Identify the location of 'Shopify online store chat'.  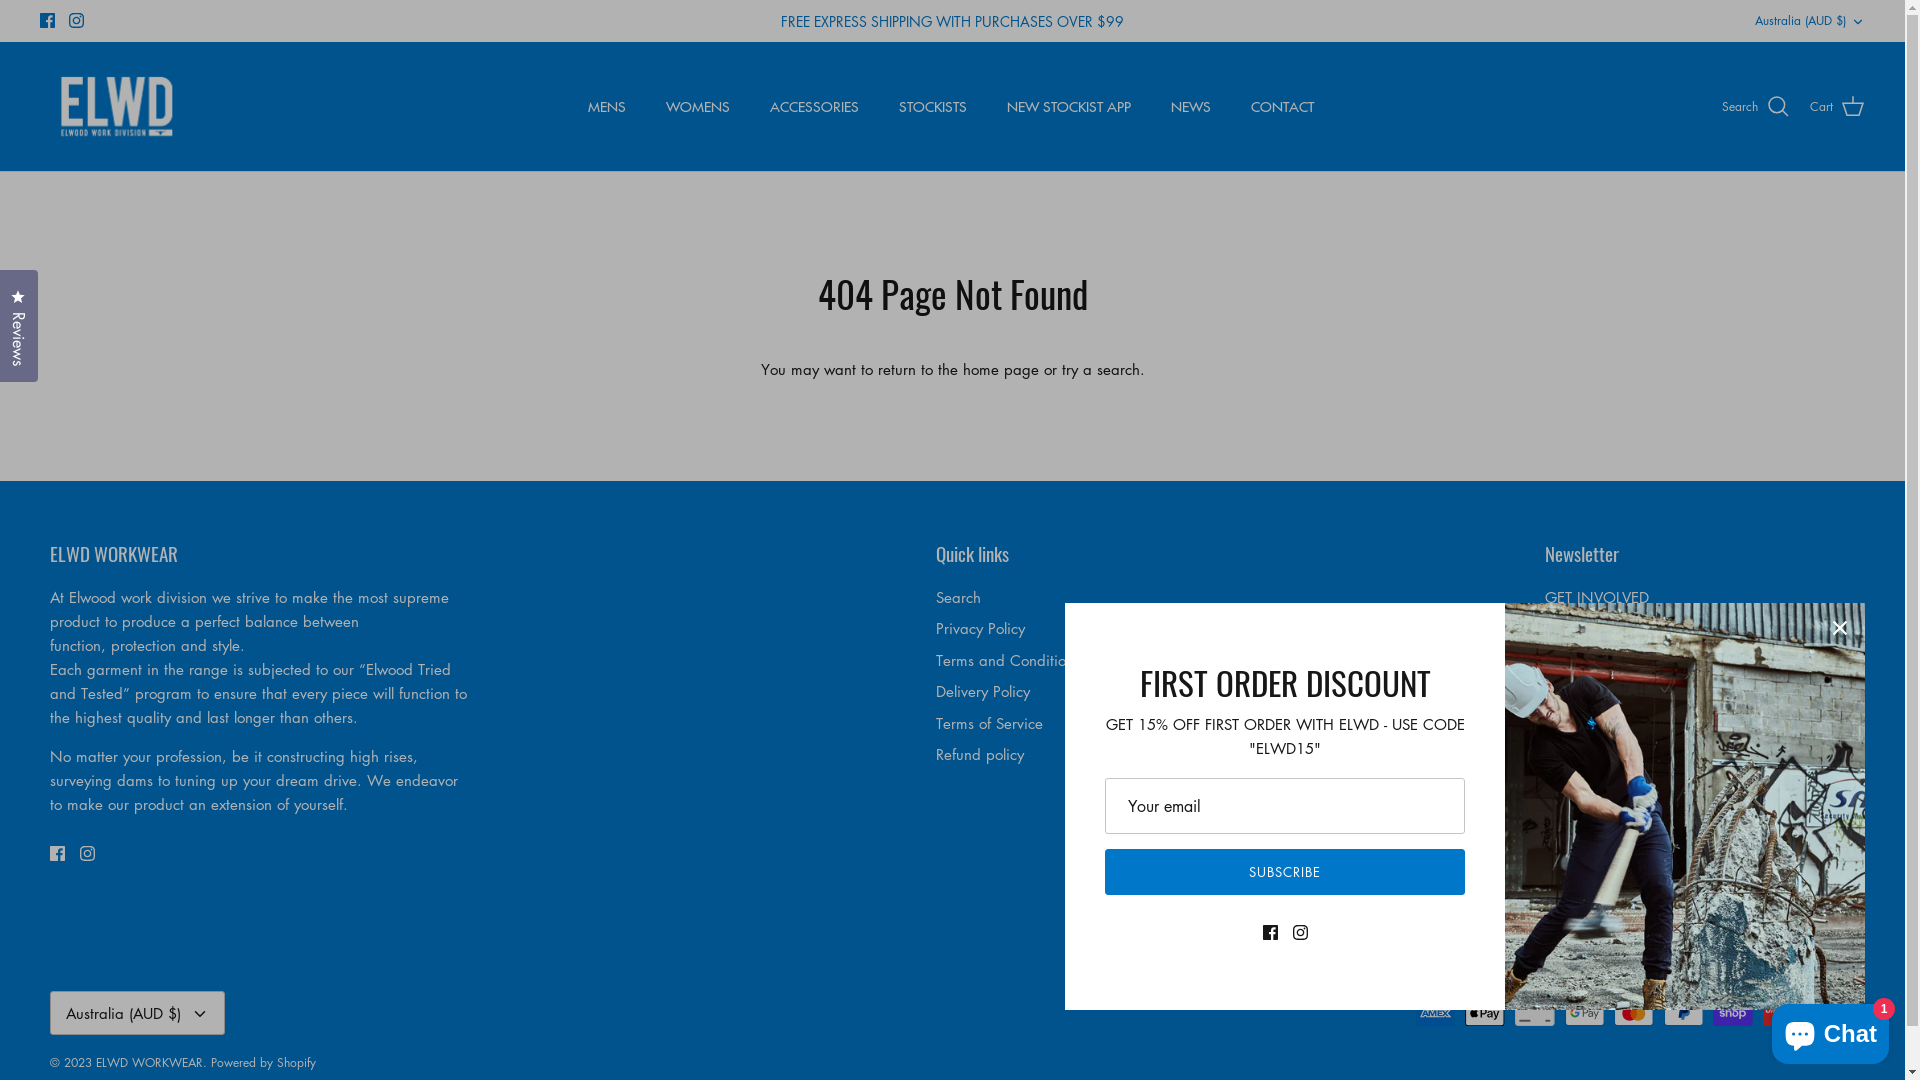
(1830, 1029).